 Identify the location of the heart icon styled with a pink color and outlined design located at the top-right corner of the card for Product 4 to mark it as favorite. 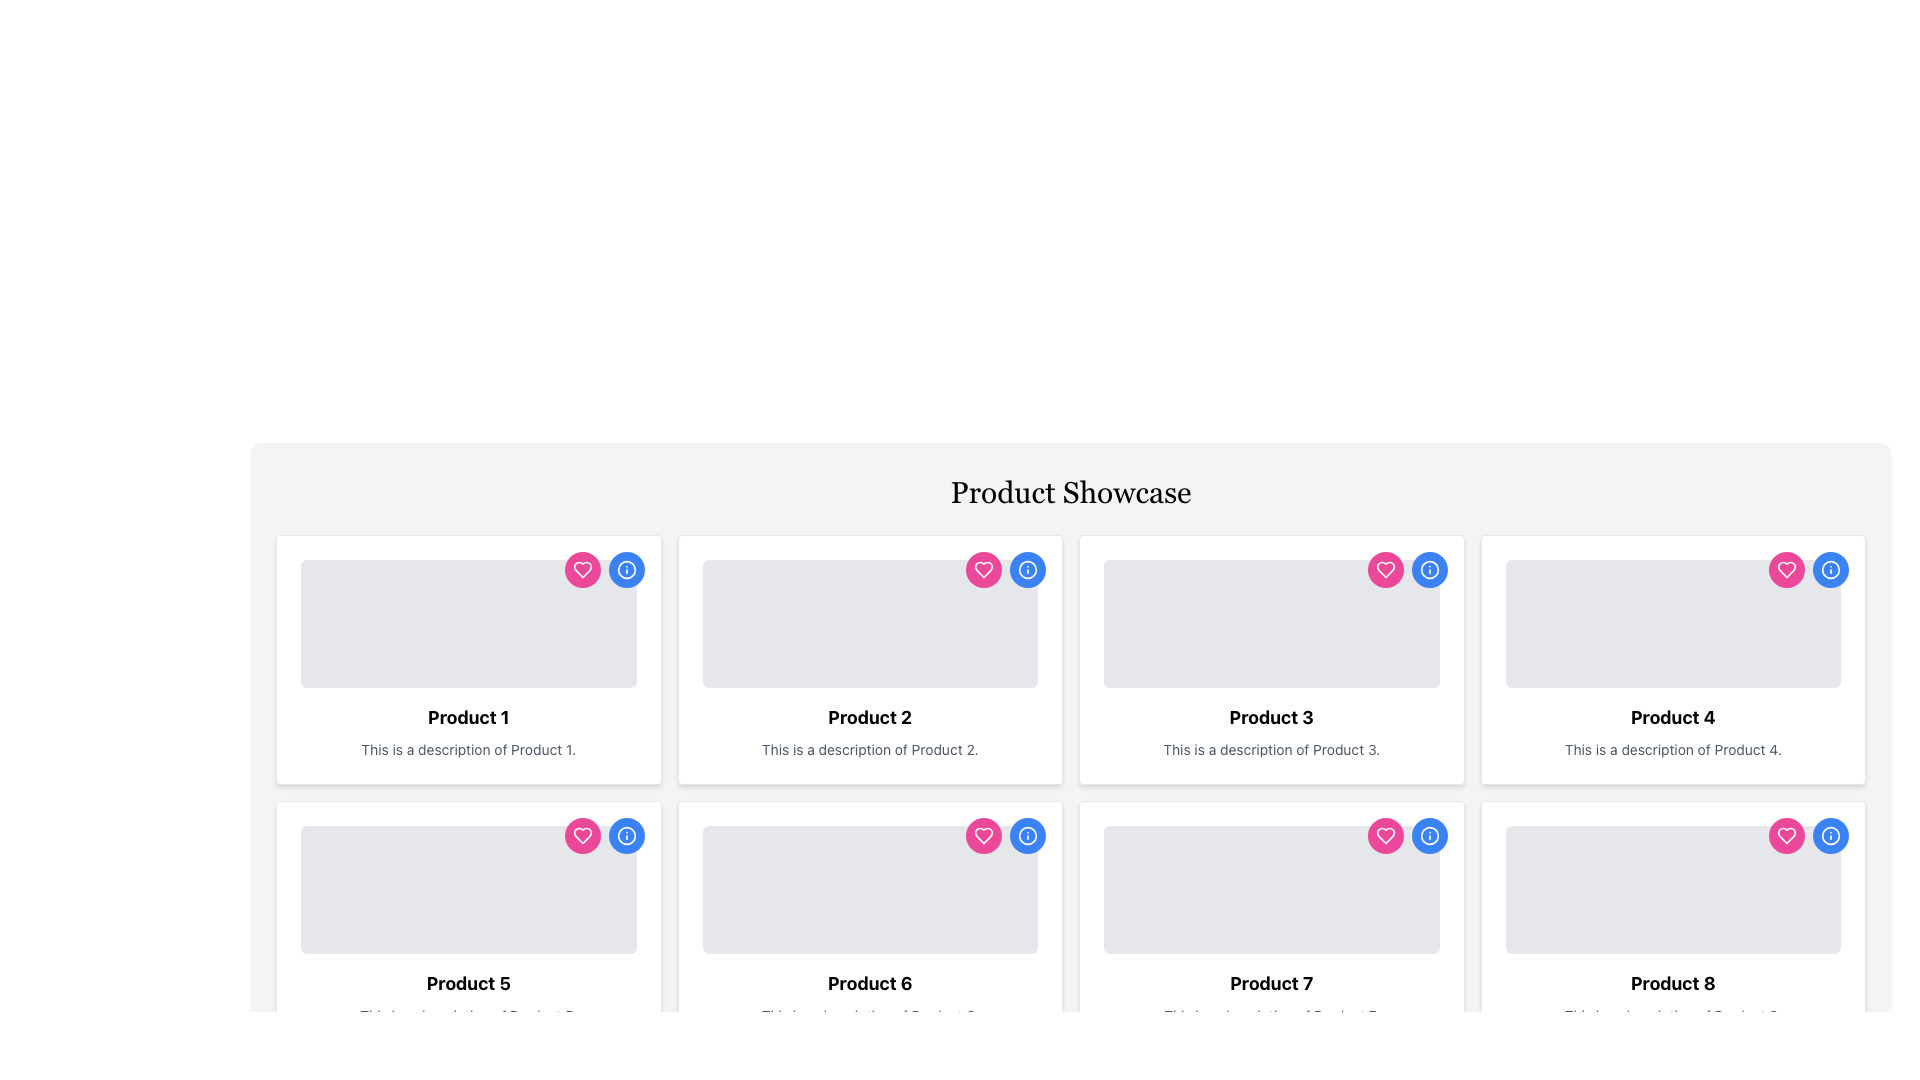
(1786, 836).